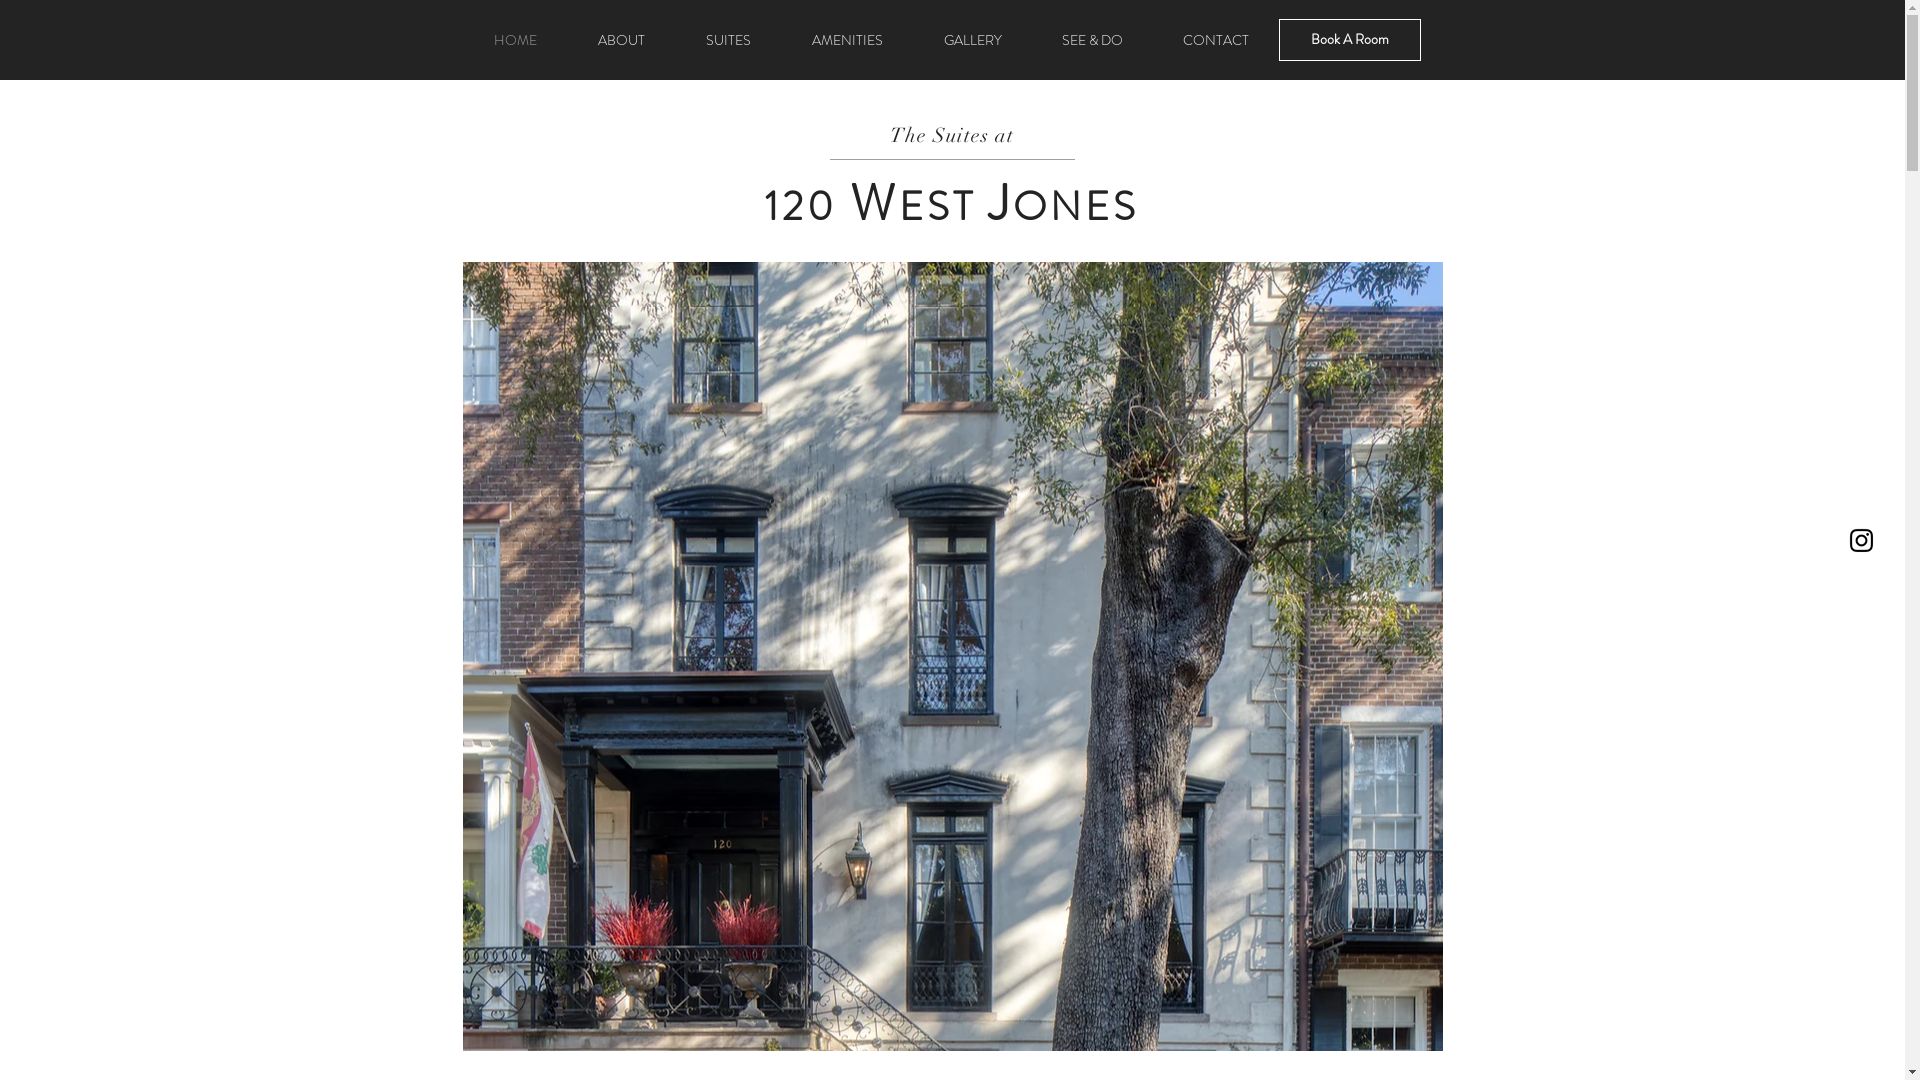 Image resolution: width=1920 pixels, height=1080 pixels. Describe the element at coordinates (728, 39) in the screenshot. I see `'SUITES'` at that location.